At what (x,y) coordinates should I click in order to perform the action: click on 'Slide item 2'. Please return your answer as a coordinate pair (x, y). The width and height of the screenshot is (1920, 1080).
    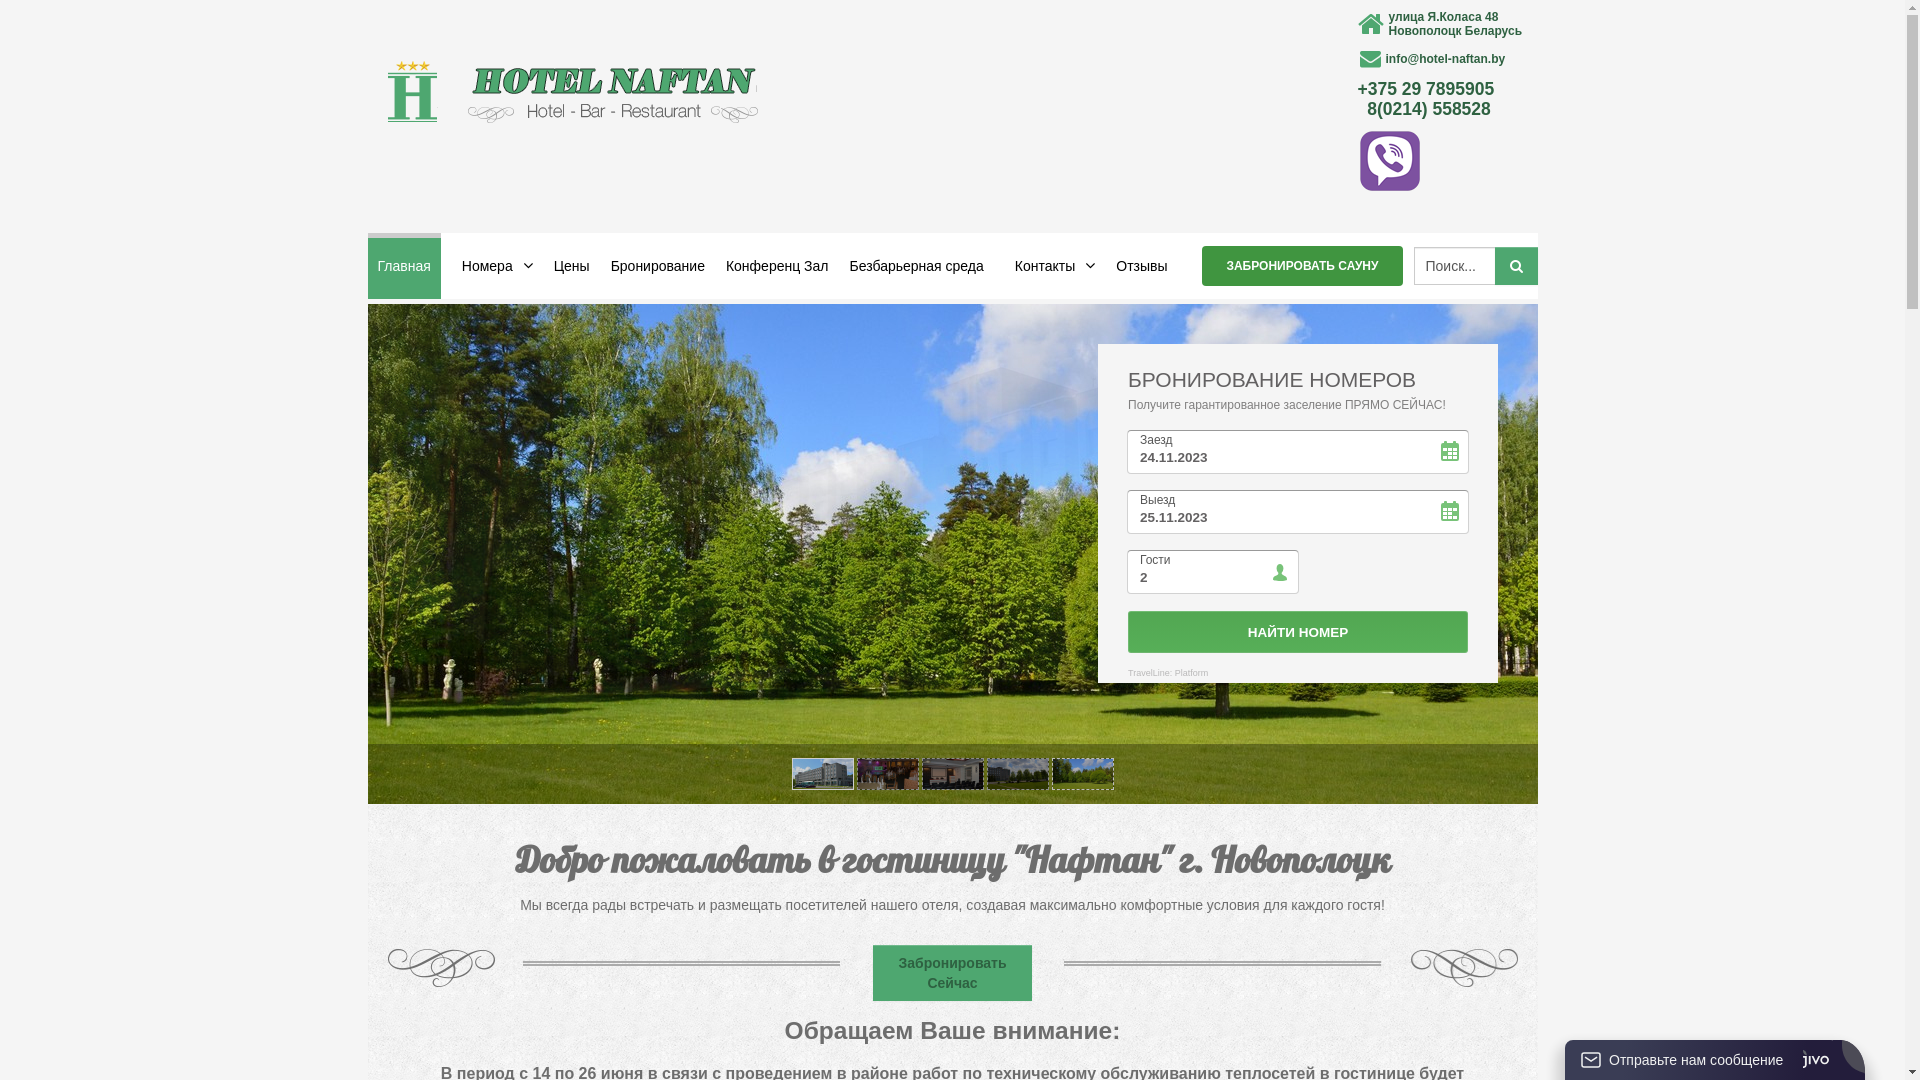
    Looking at the image, I should click on (887, 773).